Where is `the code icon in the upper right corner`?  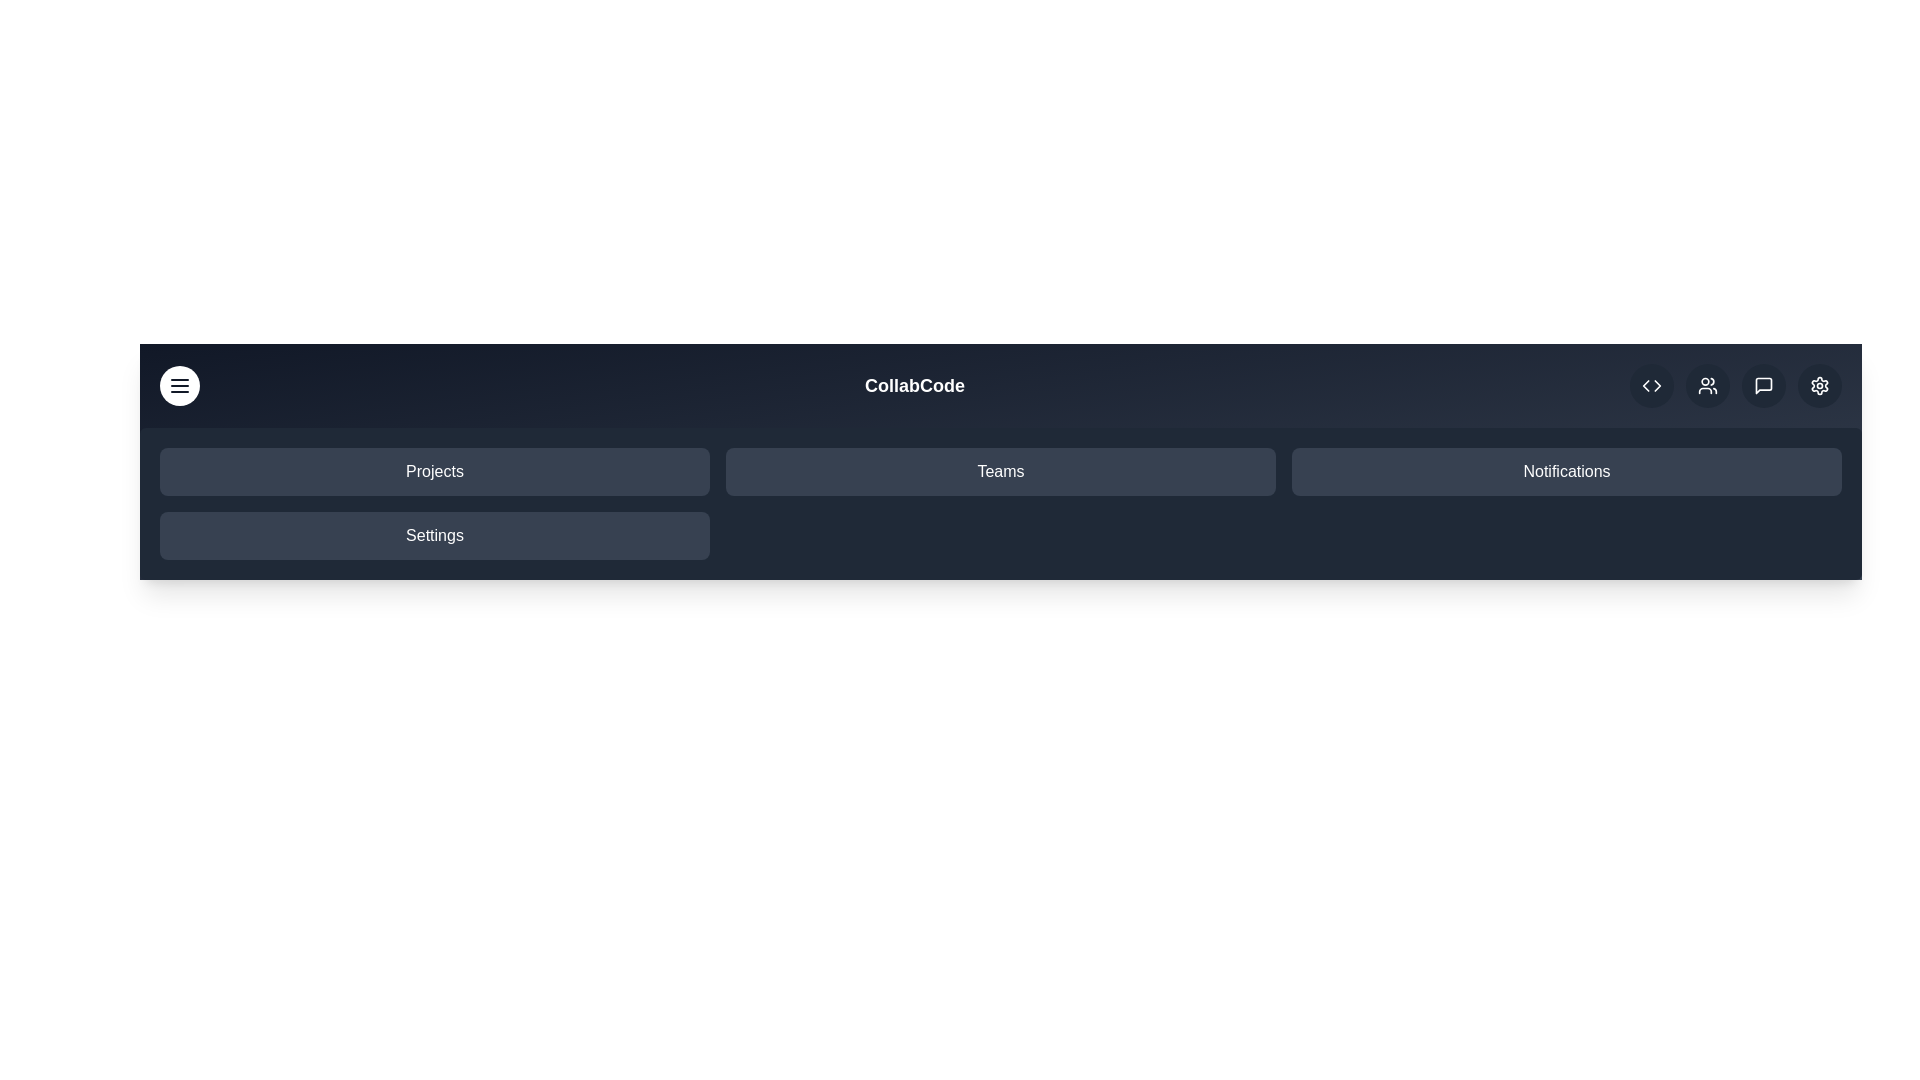 the code icon in the upper right corner is located at coordinates (1651, 385).